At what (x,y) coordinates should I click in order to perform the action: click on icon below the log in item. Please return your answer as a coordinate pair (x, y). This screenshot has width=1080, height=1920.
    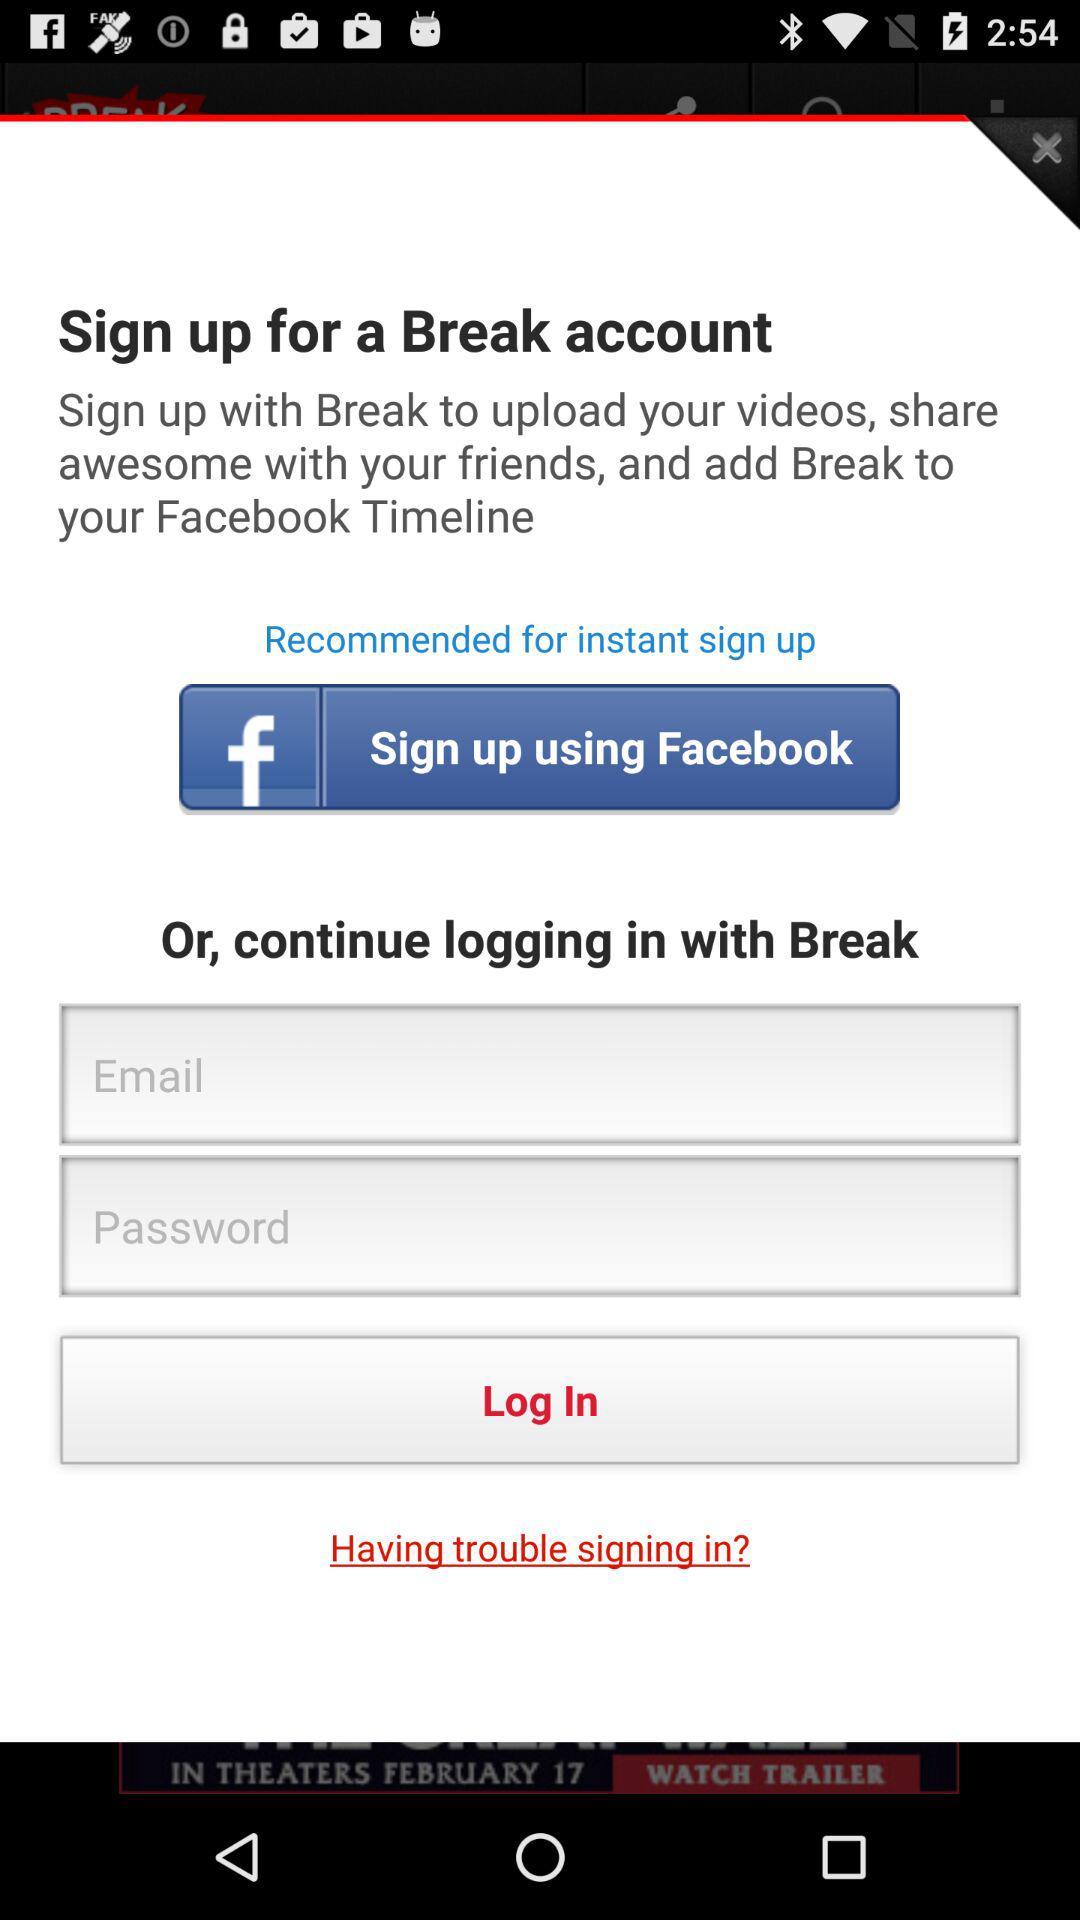
    Looking at the image, I should click on (540, 1546).